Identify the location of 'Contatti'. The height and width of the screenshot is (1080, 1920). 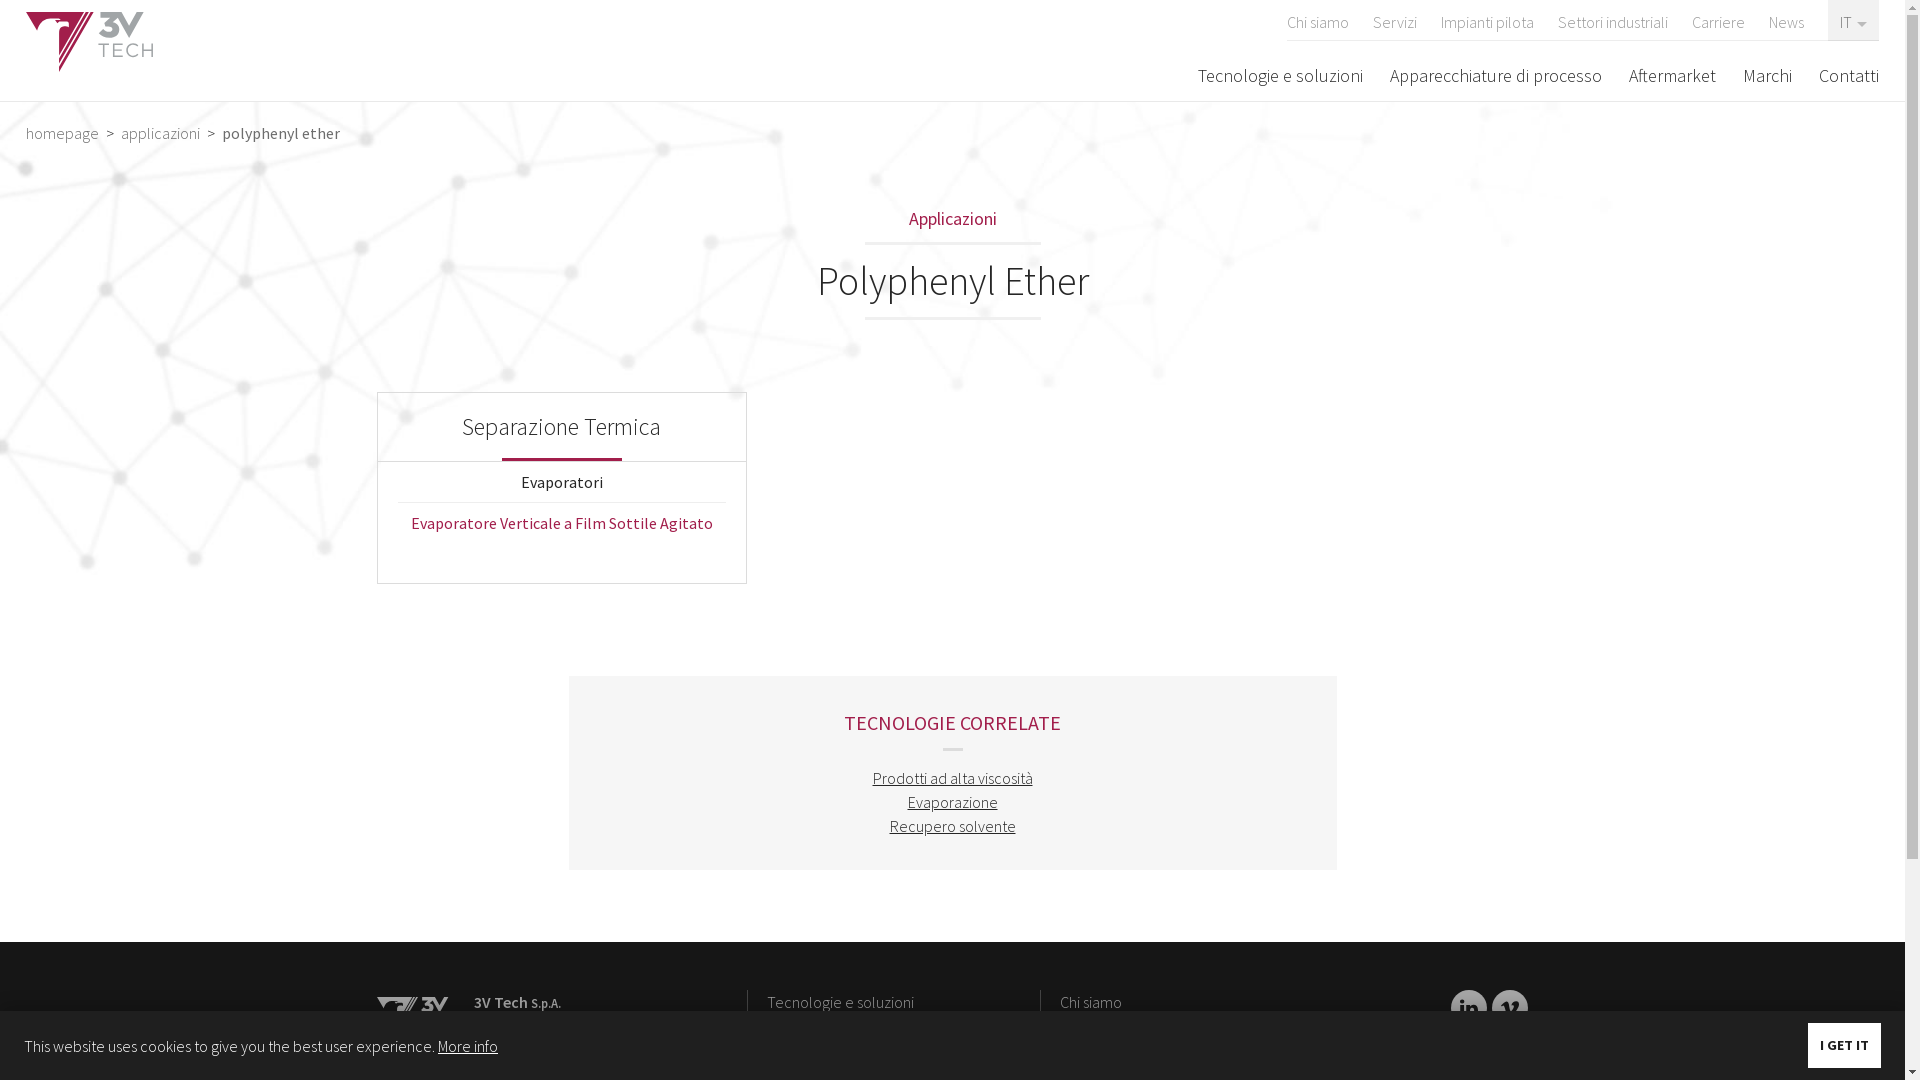
(1847, 73).